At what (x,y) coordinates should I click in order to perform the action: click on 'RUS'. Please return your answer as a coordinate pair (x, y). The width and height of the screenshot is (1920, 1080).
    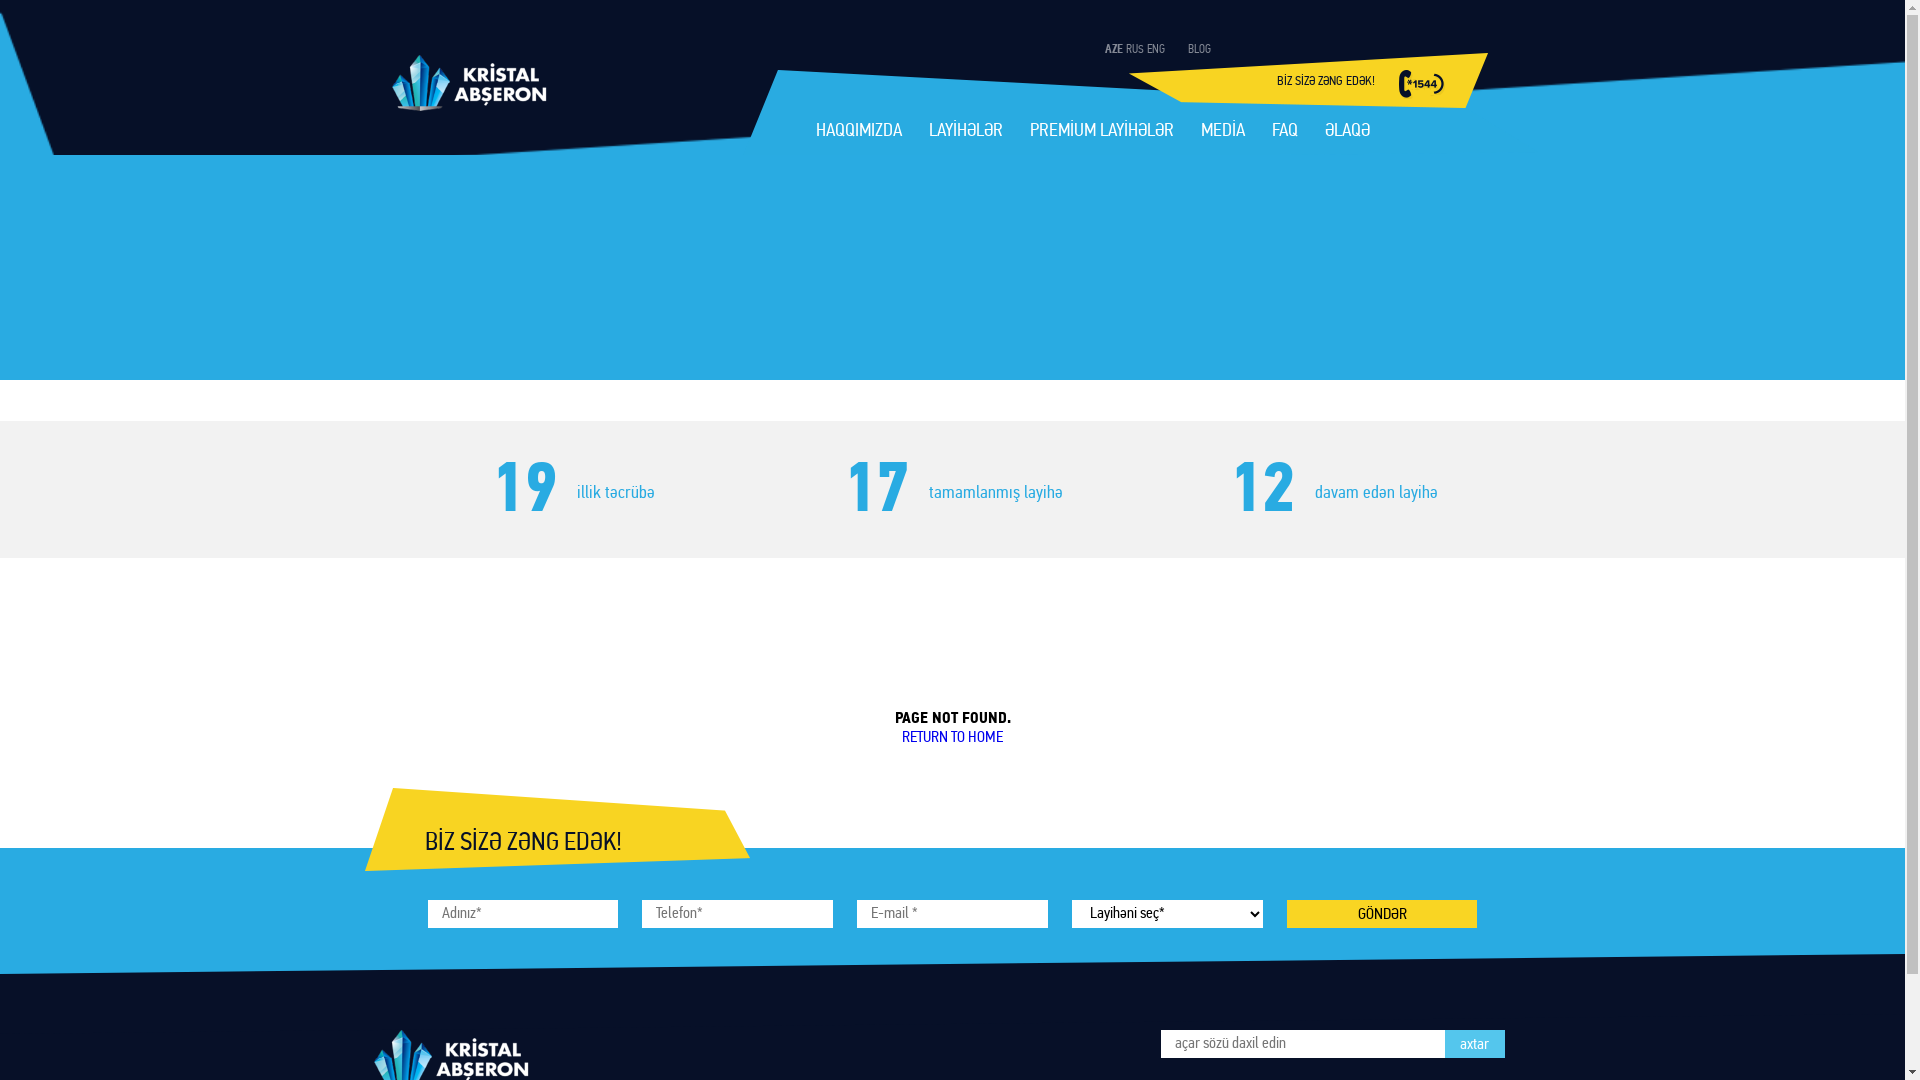
    Looking at the image, I should click on (1134, 49).